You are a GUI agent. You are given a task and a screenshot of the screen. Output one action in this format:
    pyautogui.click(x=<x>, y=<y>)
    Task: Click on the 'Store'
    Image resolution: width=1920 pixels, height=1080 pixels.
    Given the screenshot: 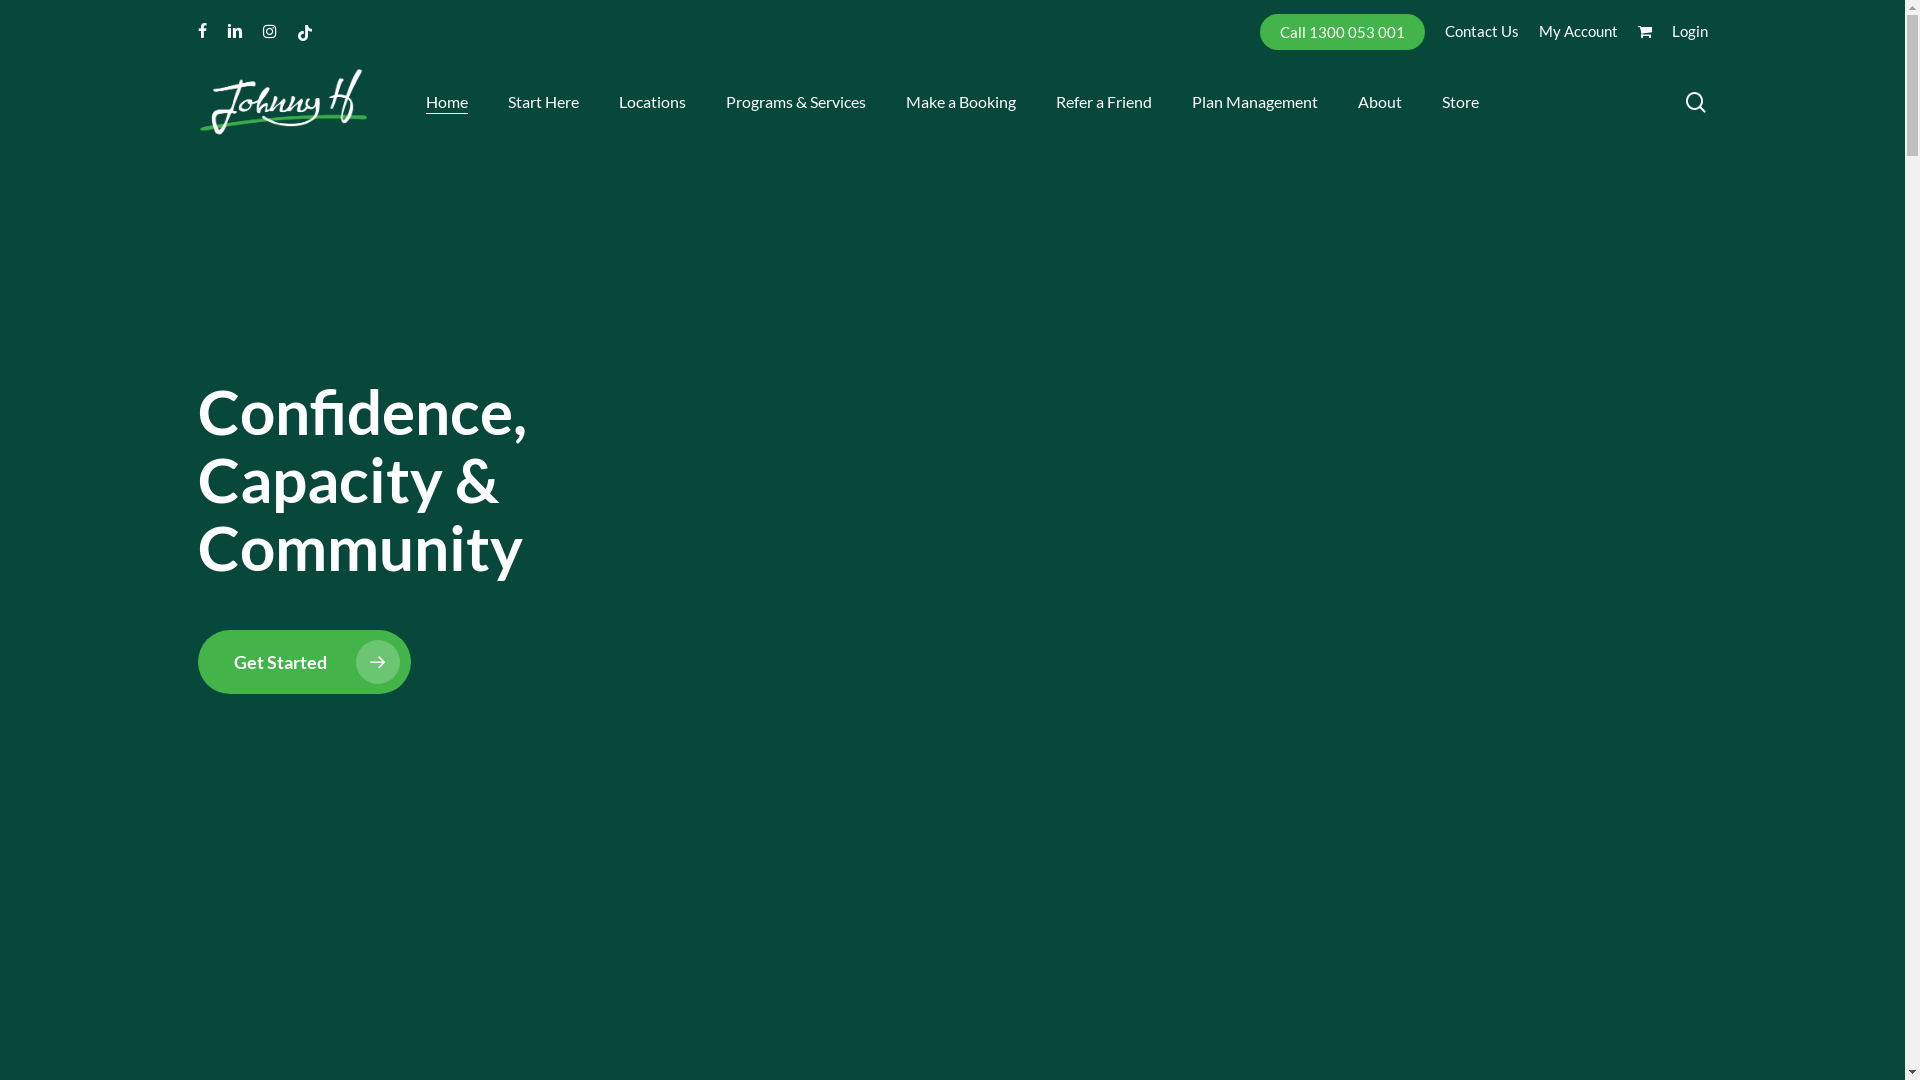 What is the action you would take?
    pyautogui.click(x=1460, y=101)
    